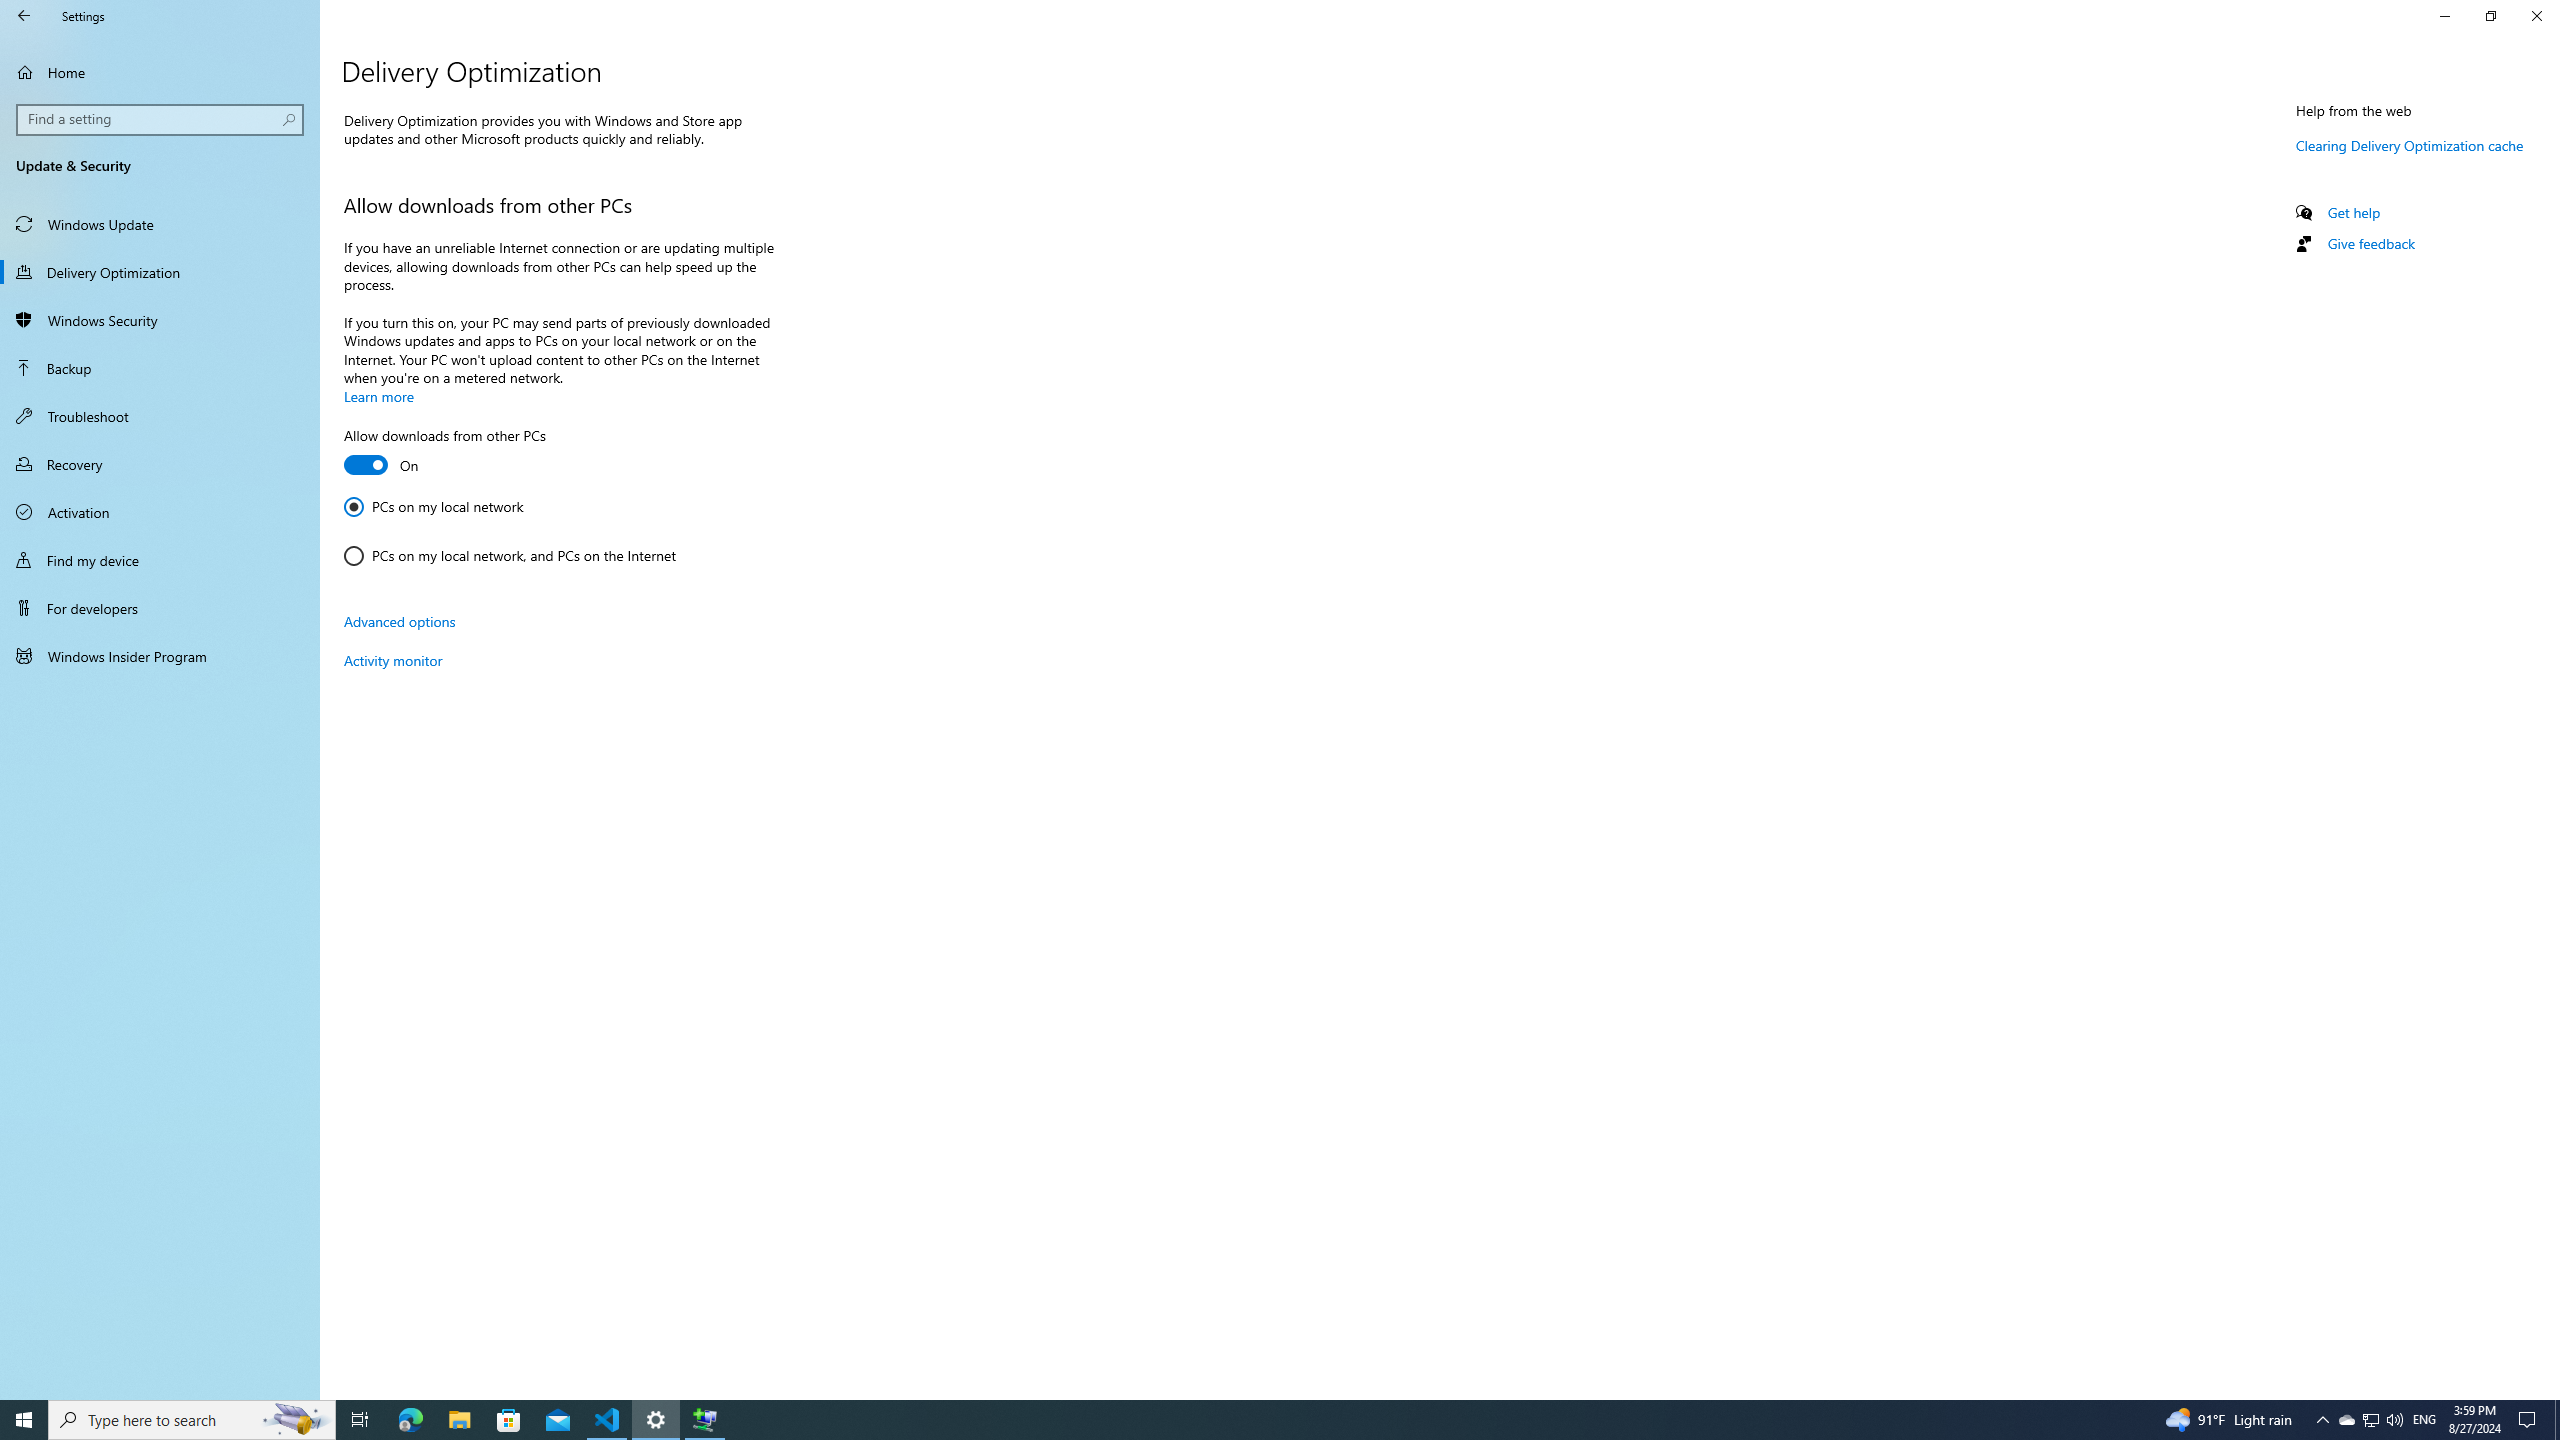  Describe the element at coordinates (1242, 1418) in the screenshot. I see `'Running applications'` at that location.